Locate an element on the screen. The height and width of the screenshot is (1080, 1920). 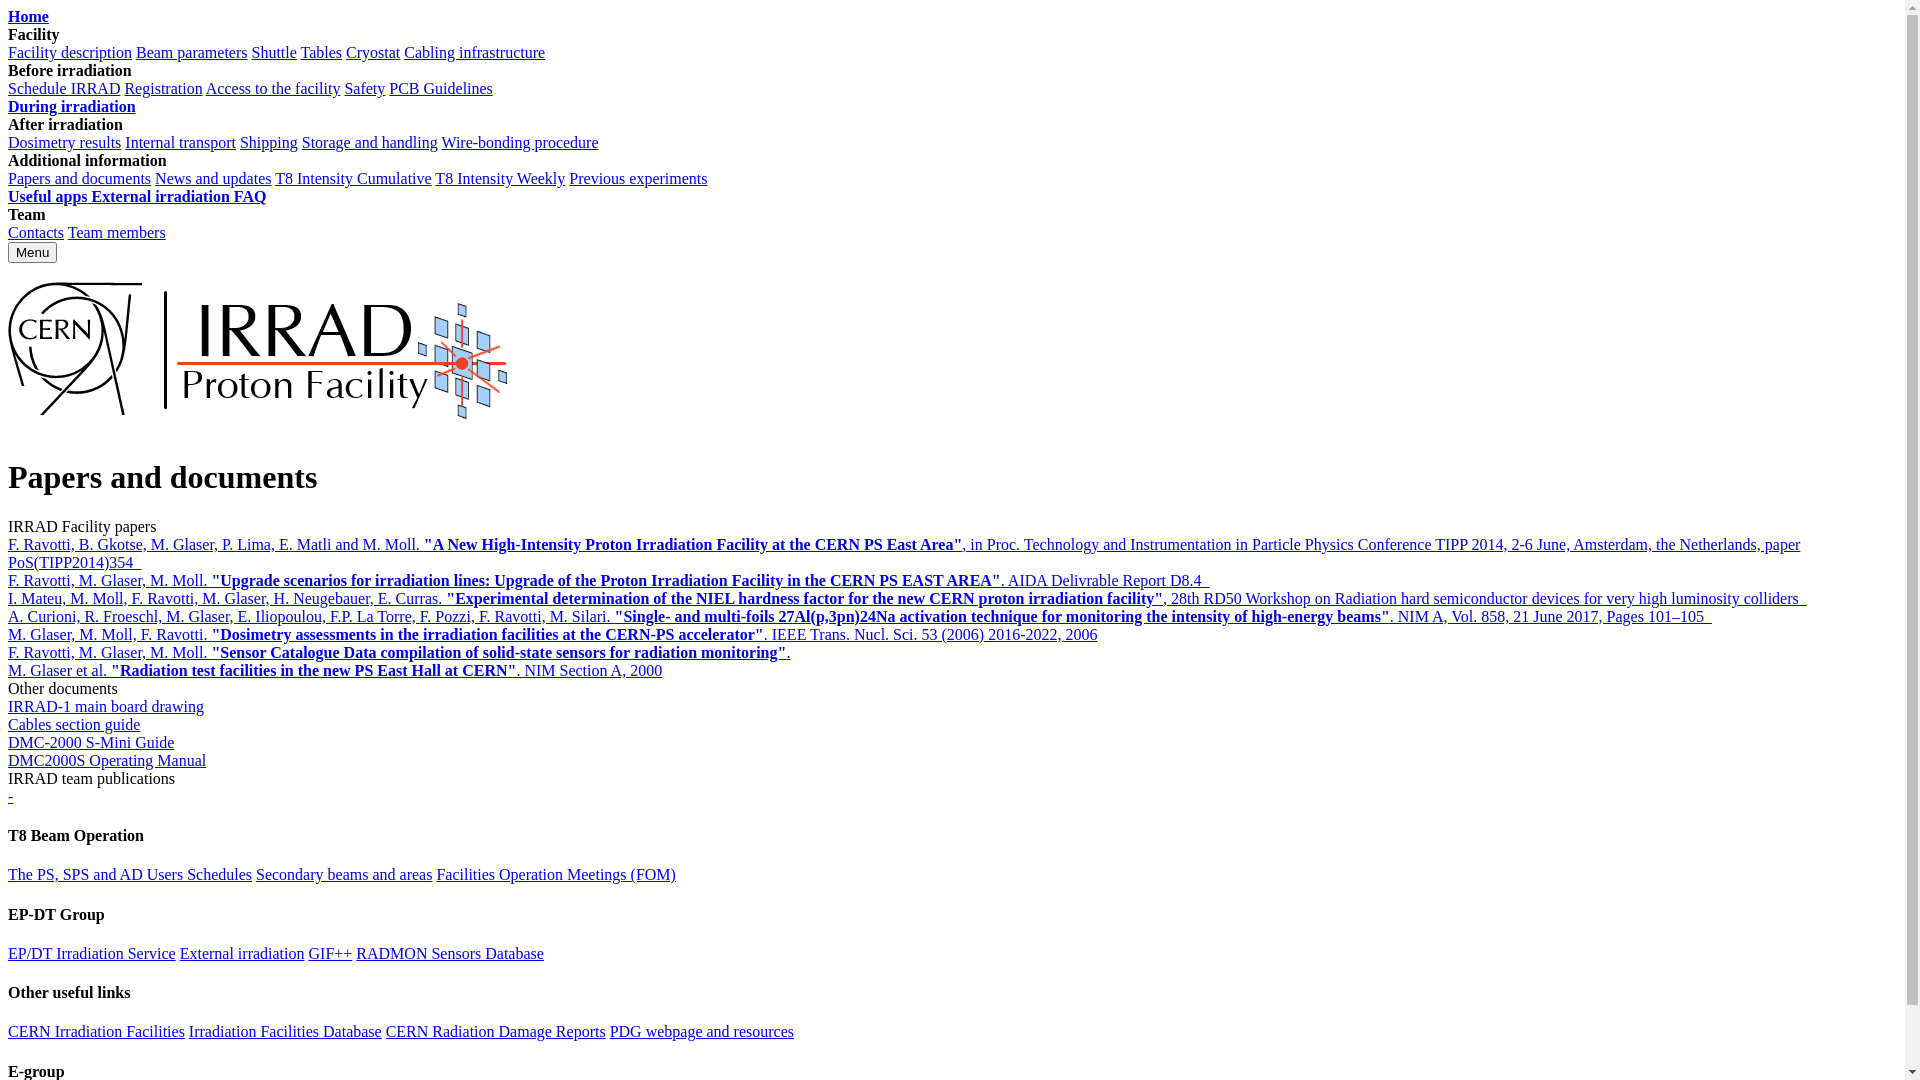
'Cabling infrastructure' is located at coordinates (473, 51).